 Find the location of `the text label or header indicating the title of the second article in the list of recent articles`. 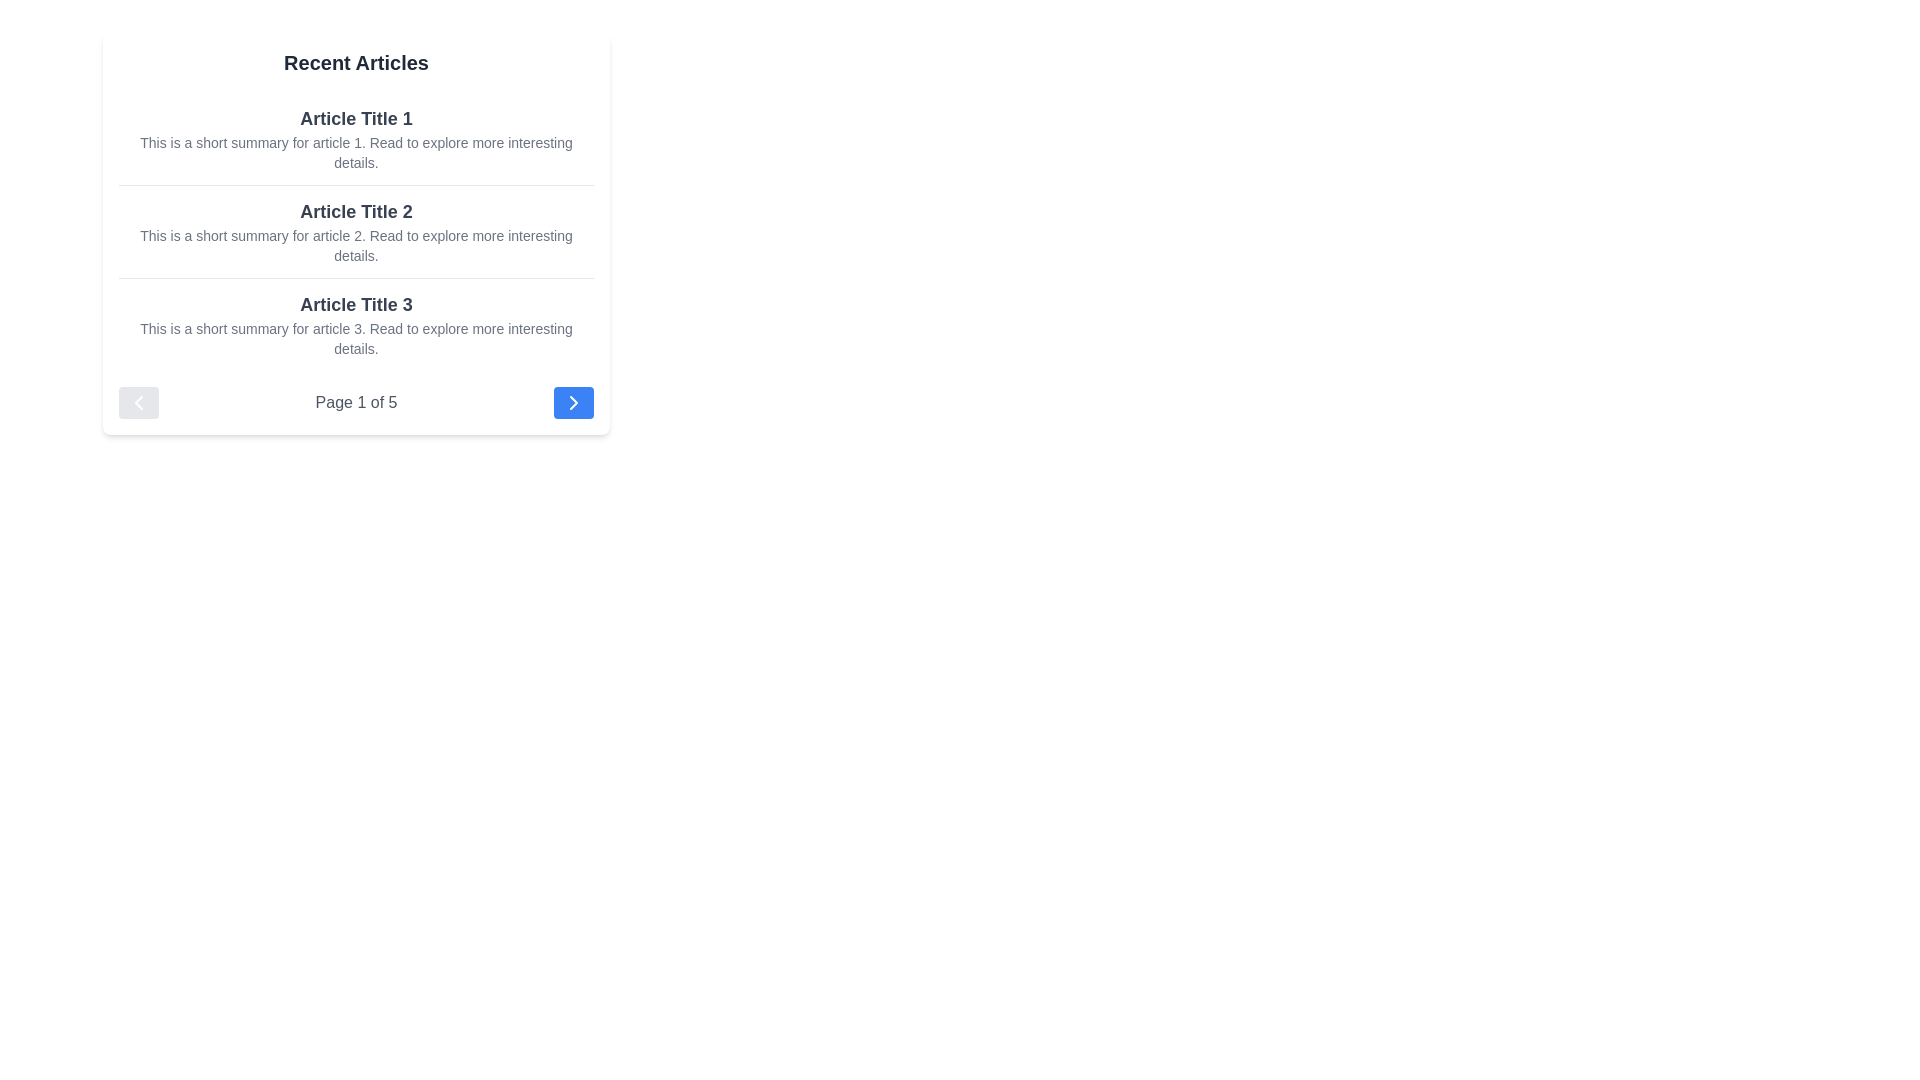

the text label or header indicating the title of the second article in the list of recent articles is located at coordinates (356, 212).